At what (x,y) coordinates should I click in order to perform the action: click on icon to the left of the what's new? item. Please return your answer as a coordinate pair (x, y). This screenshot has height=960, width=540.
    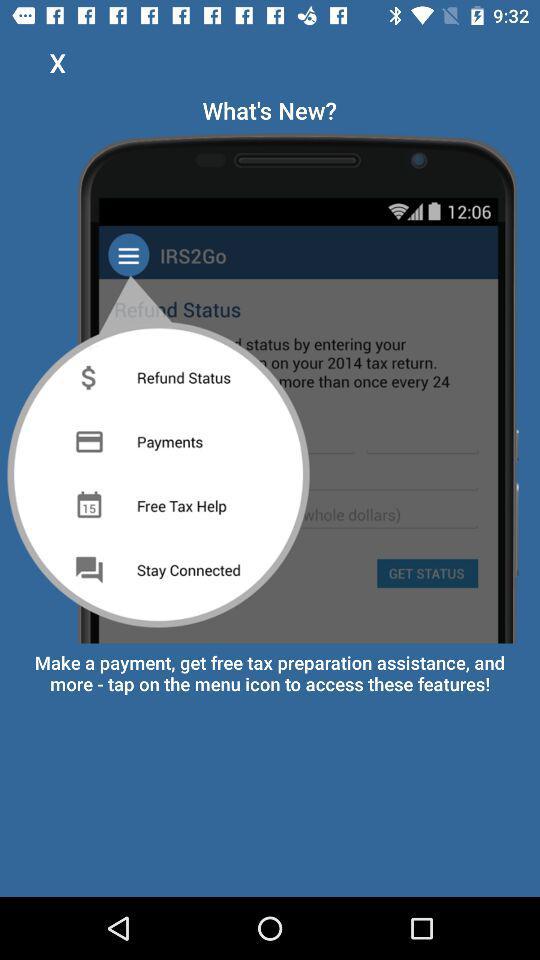
    Looking at the image, I should click on (57, 62).